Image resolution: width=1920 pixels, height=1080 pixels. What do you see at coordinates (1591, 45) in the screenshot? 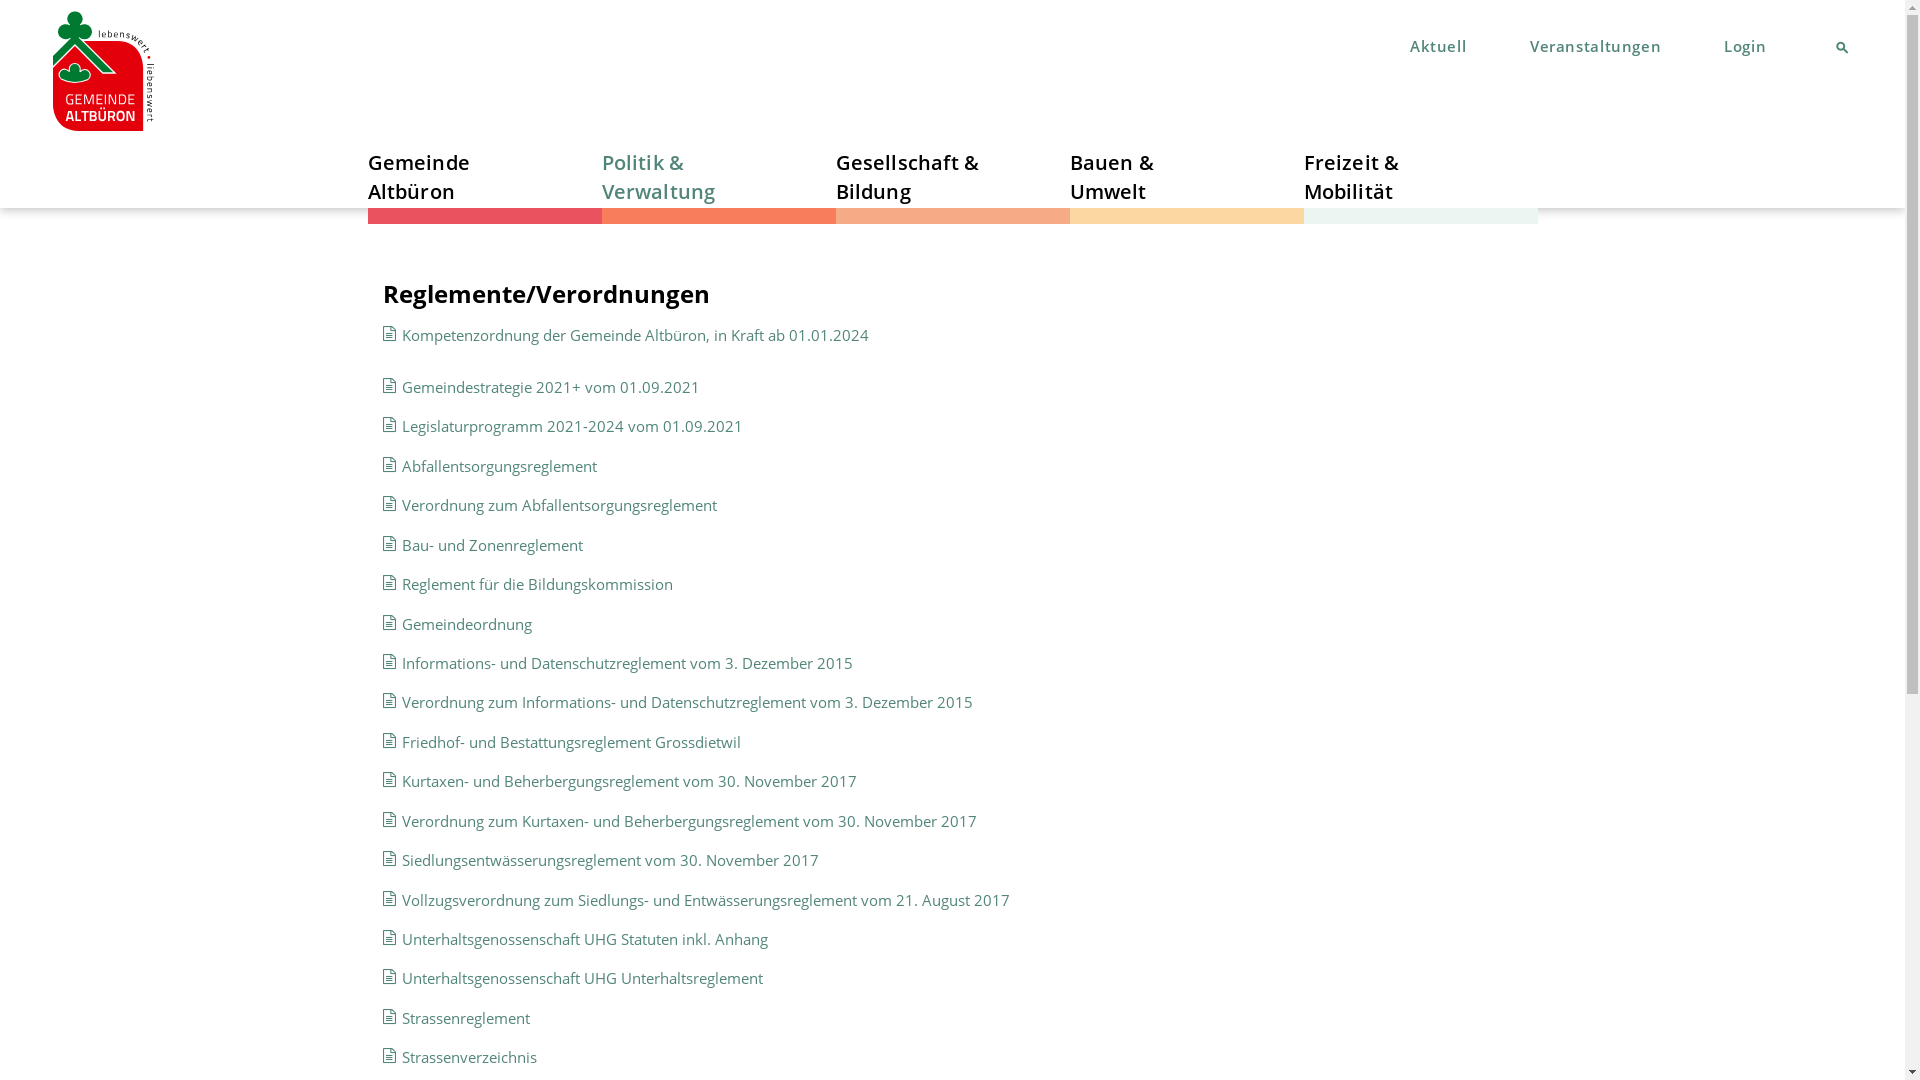
I see `'Veranstaltungen'` at bounding box center [1591, 45].